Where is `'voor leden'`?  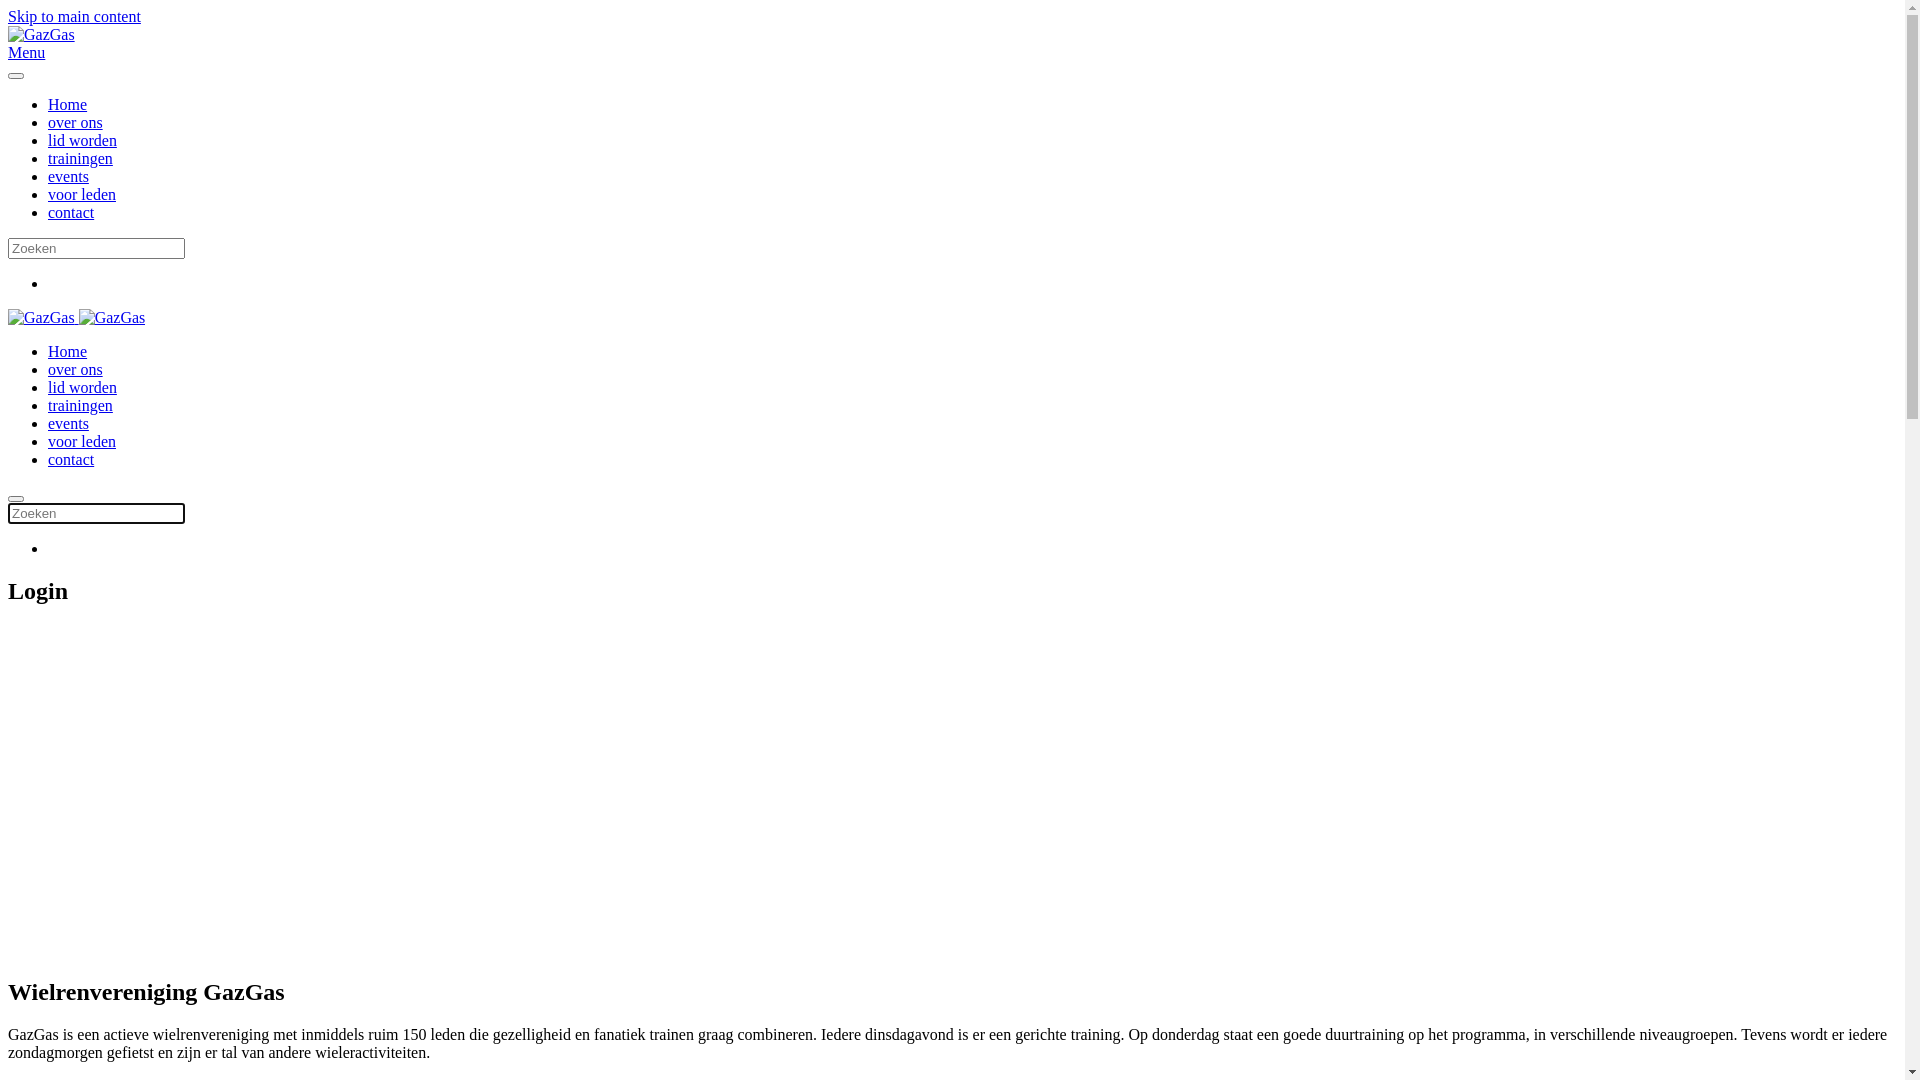 'voor leden' is located at coordinates (80, 440).